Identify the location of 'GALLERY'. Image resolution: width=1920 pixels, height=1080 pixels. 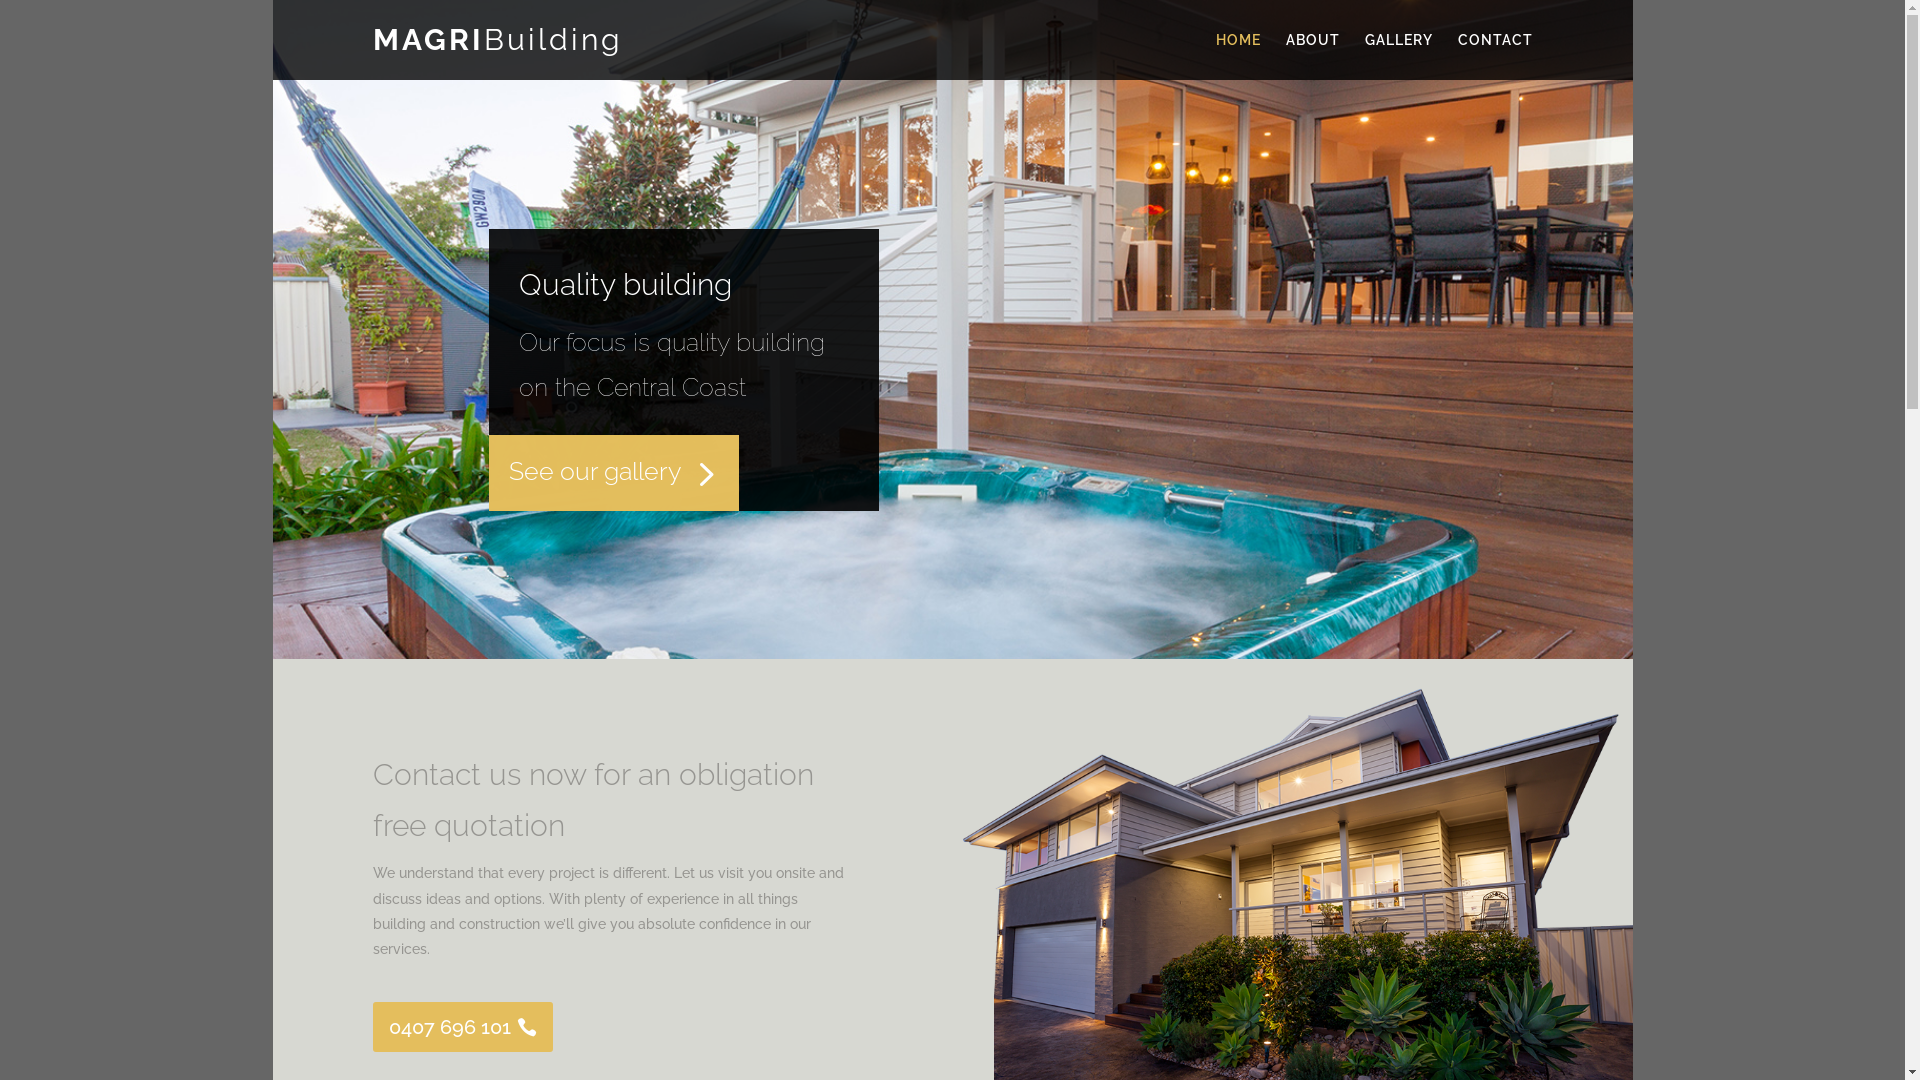
(1396, 55).